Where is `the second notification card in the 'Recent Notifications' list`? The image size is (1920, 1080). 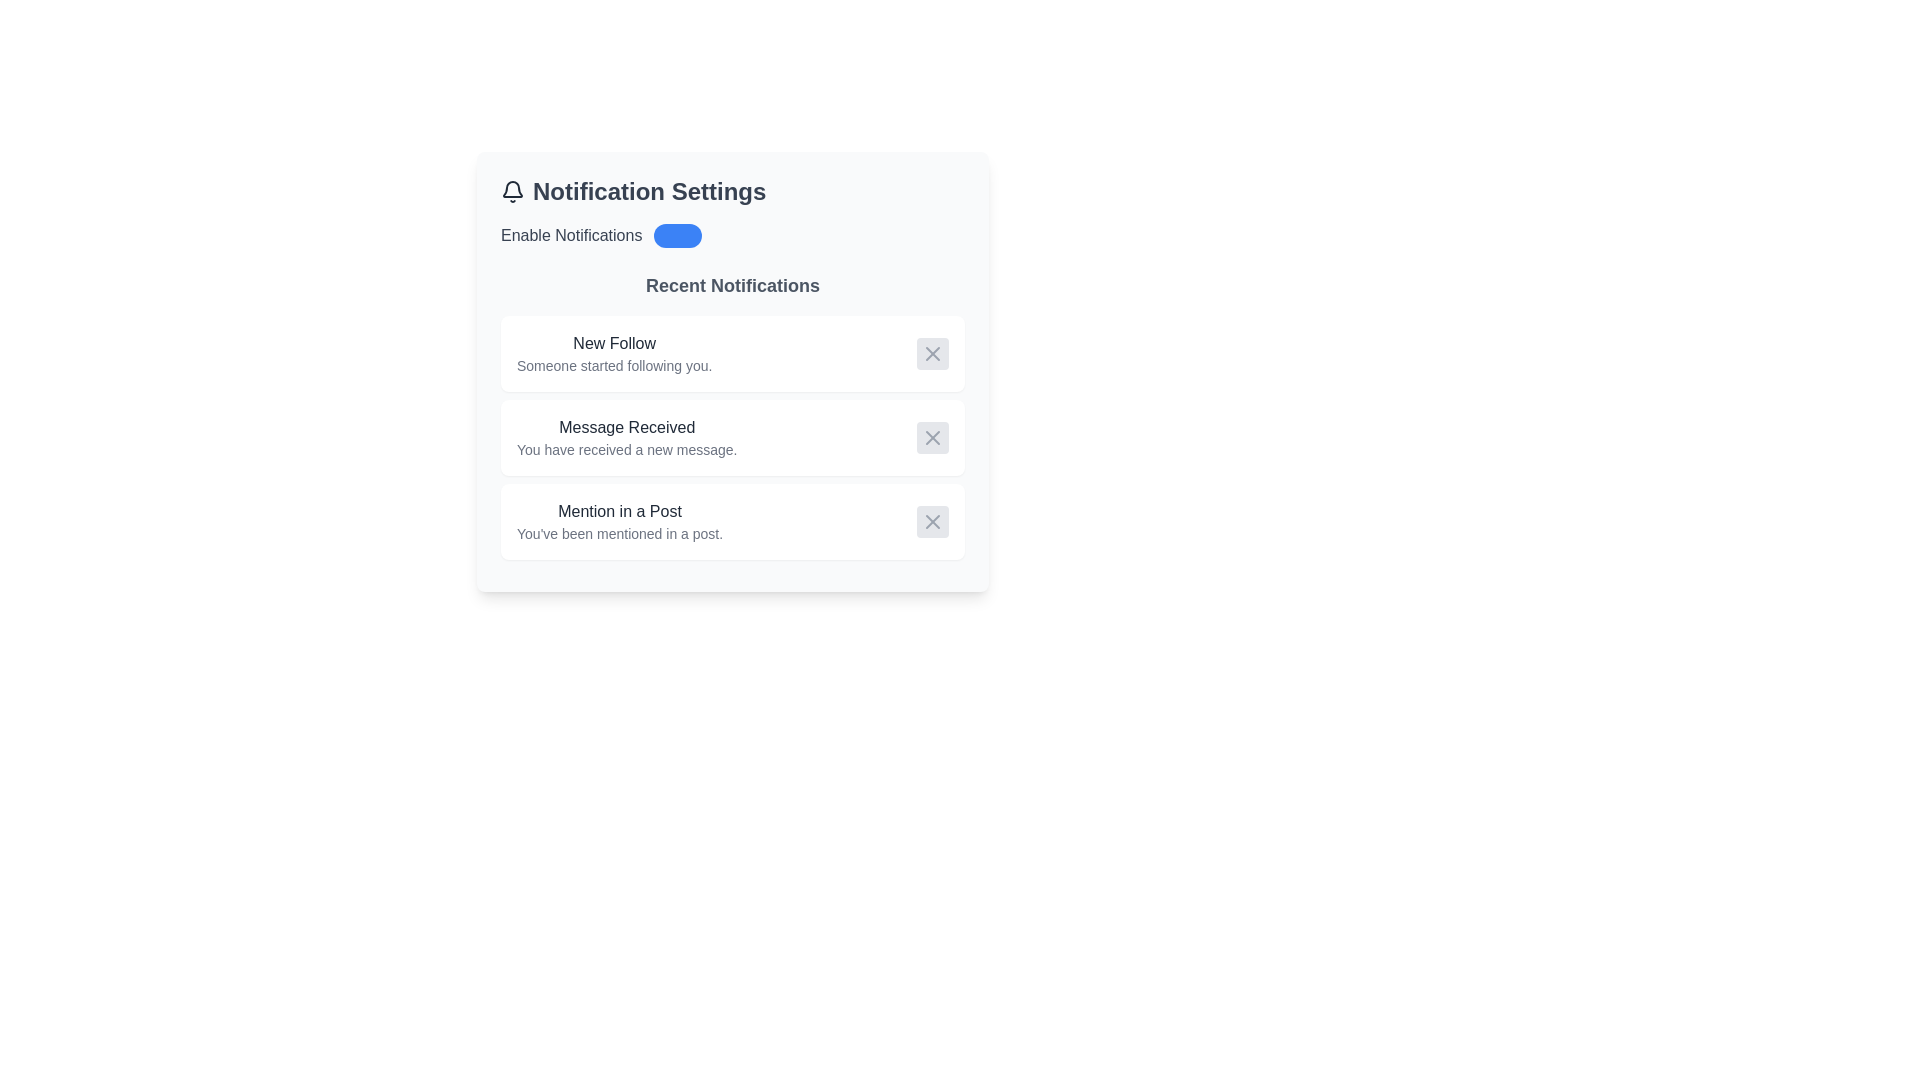
the second notification card in the 'Recent Notifications' list is located at coordinates (732, 437).